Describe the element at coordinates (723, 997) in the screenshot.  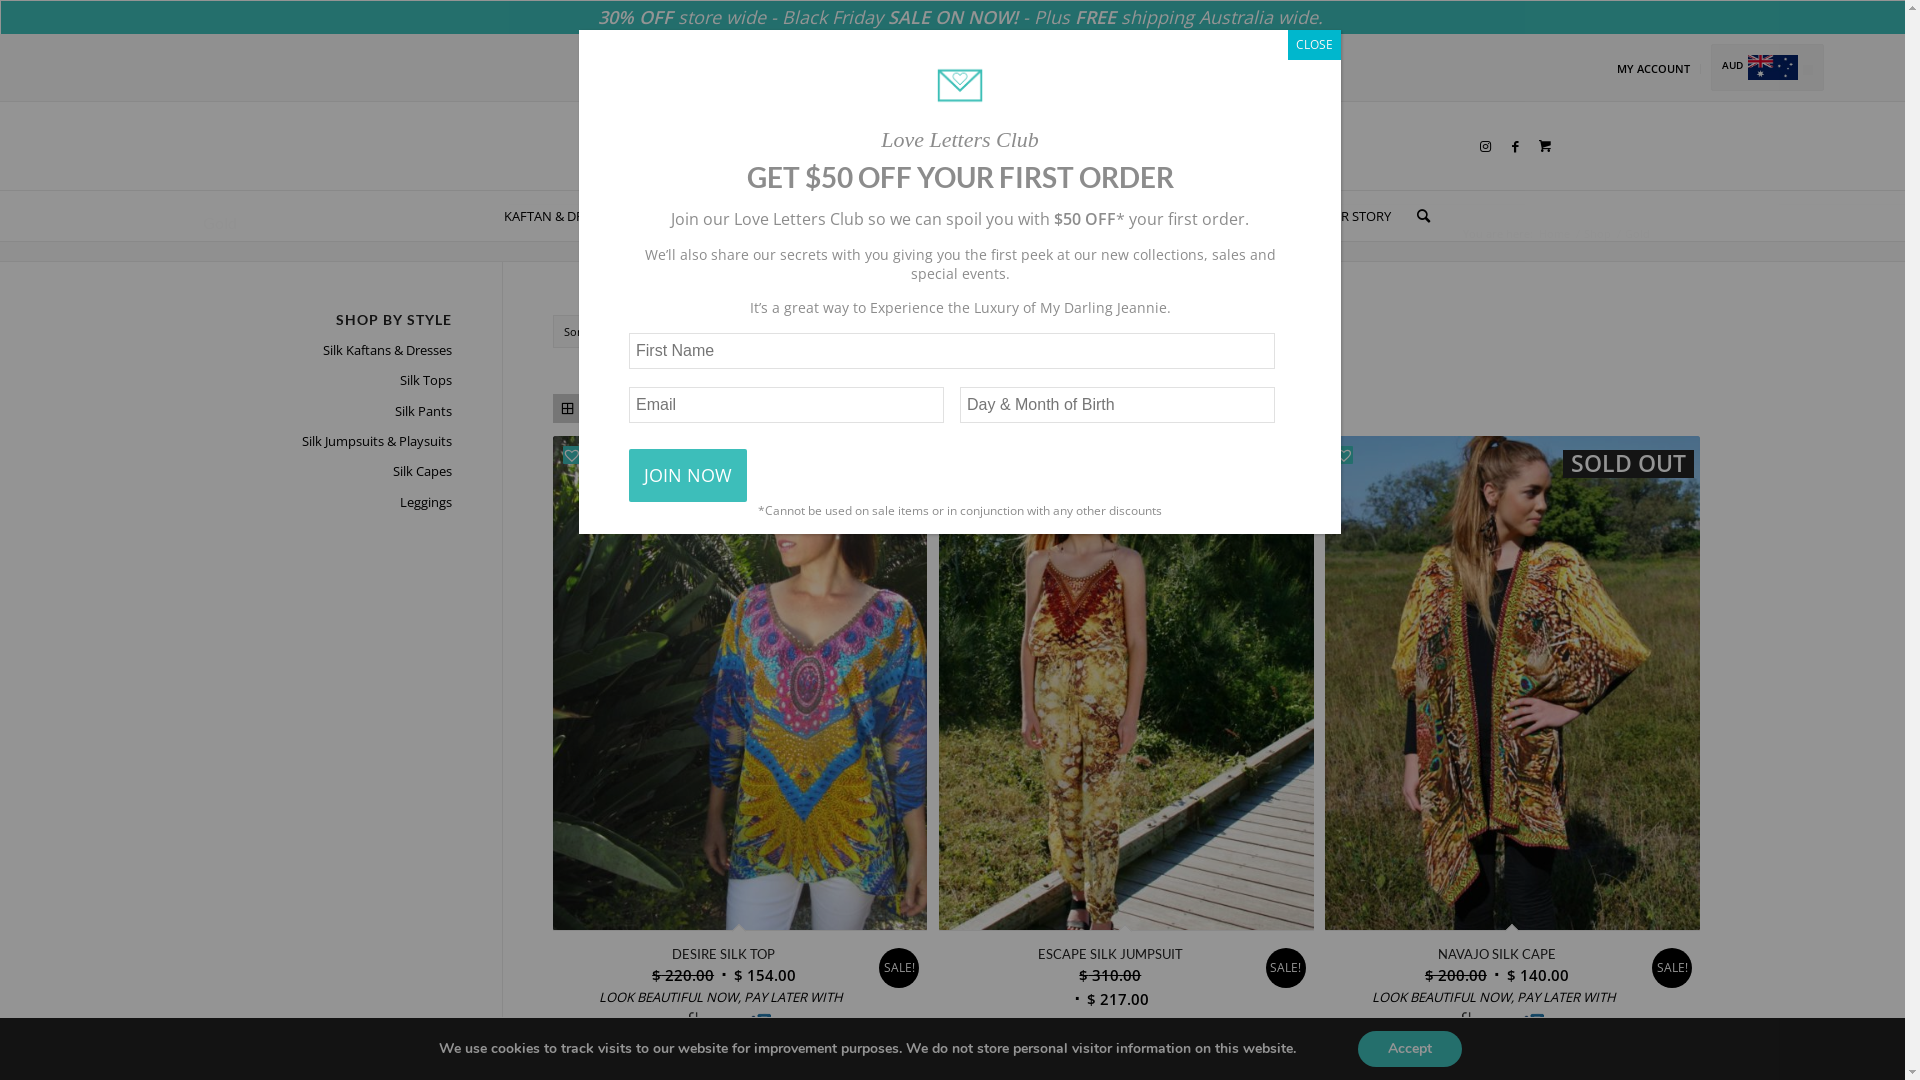
I see `'LOOK BEAUTIFUL NOW, PAY LATER WITH  '` at that location.